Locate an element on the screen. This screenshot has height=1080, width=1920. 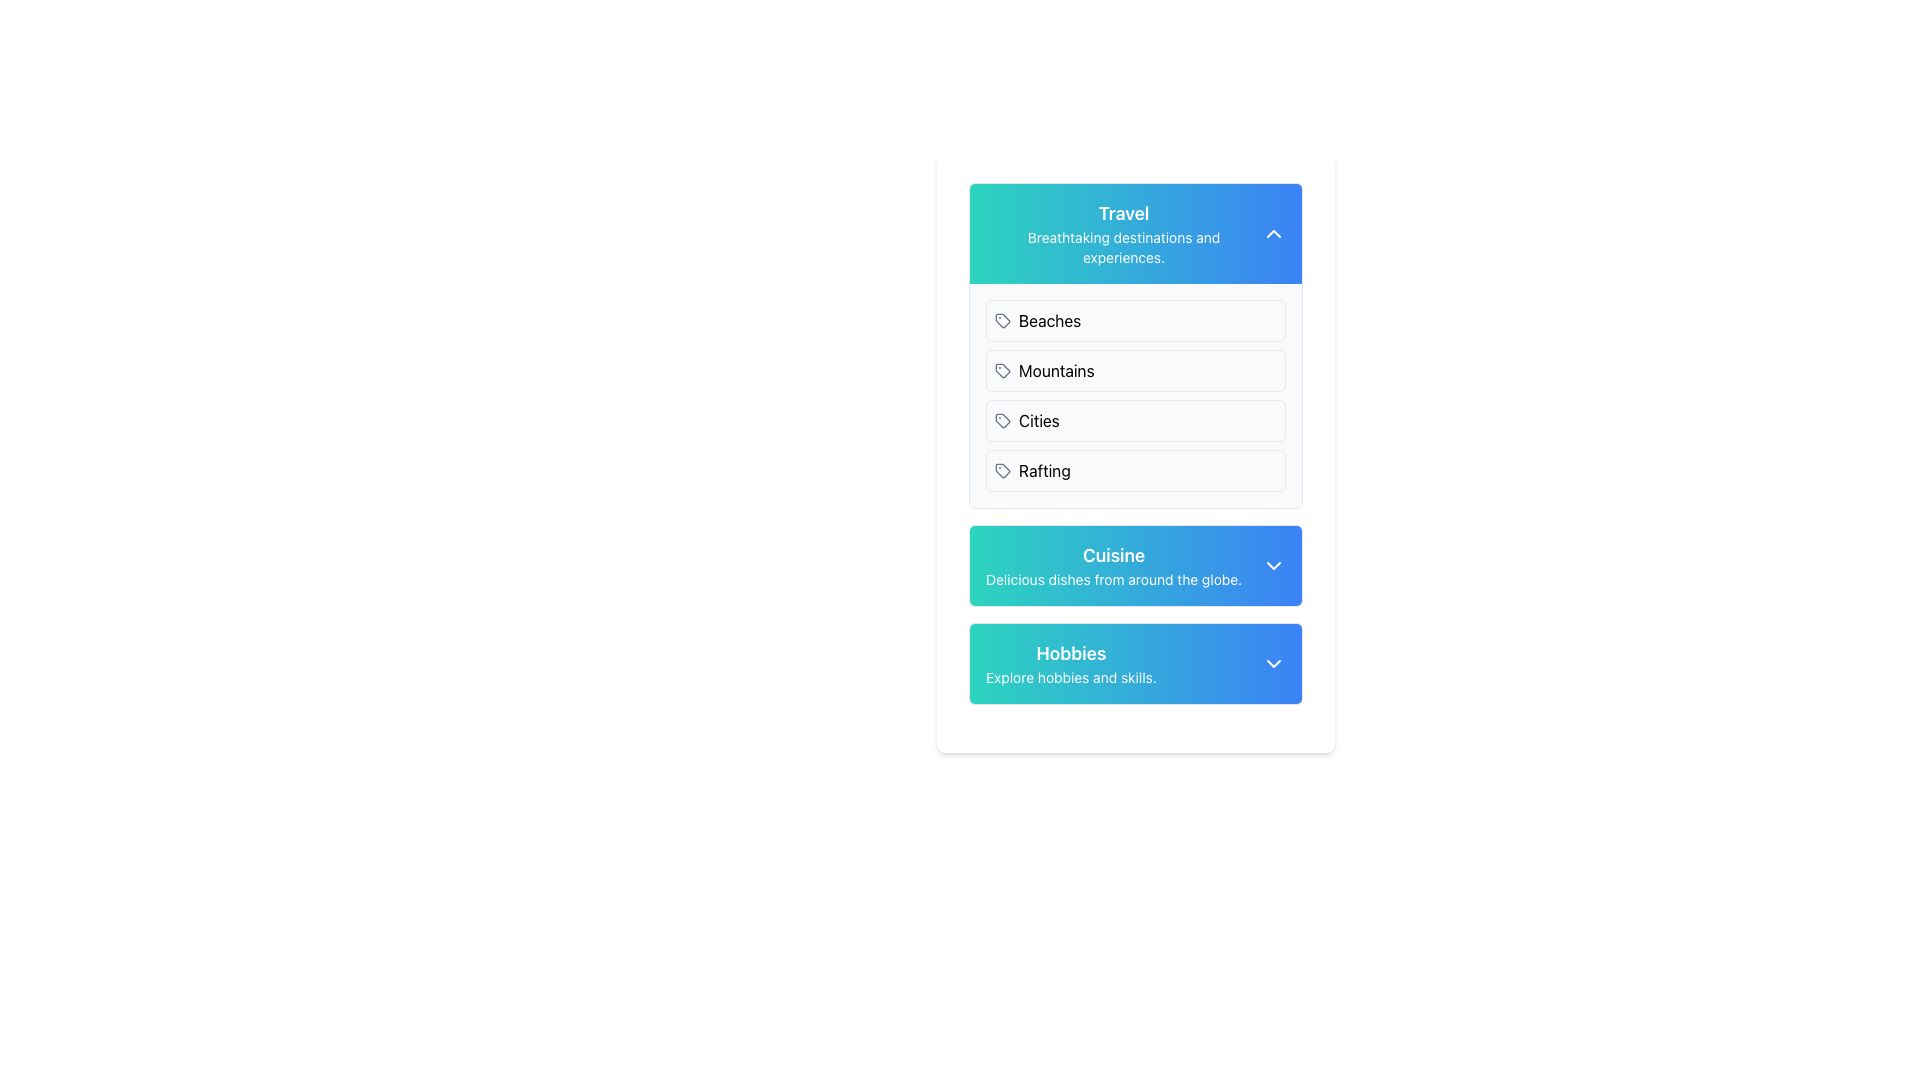
the 'Mountains' text label, which is the second option in the vertically stacked list of selectable tags under the 'Travel' section, positioned between 'Beaches' and 'Cities' is located at coordinates (1055, 370).